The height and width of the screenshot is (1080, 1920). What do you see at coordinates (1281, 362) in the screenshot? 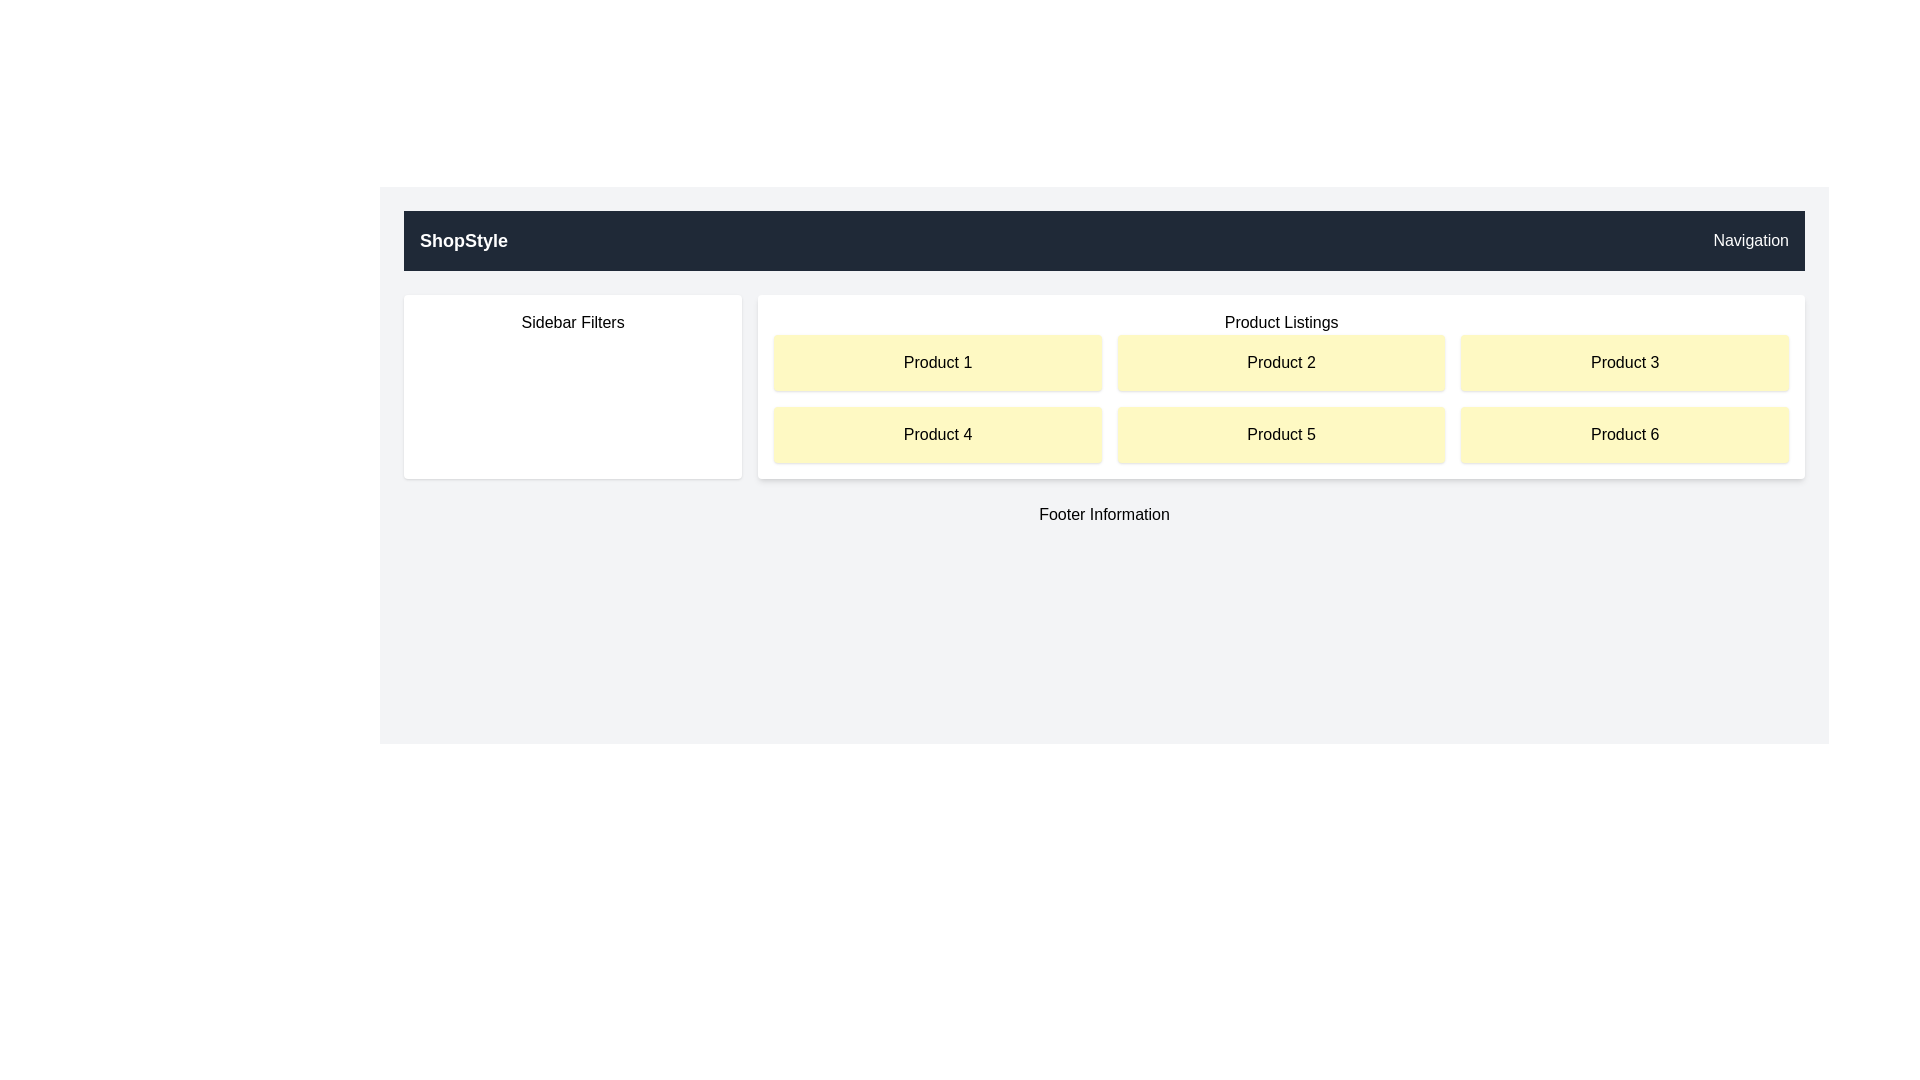
I see `the Text Label displaying information about 'Product 2', which is located in the first row and second column of the grid layout` at bounding box center [1281, 362].